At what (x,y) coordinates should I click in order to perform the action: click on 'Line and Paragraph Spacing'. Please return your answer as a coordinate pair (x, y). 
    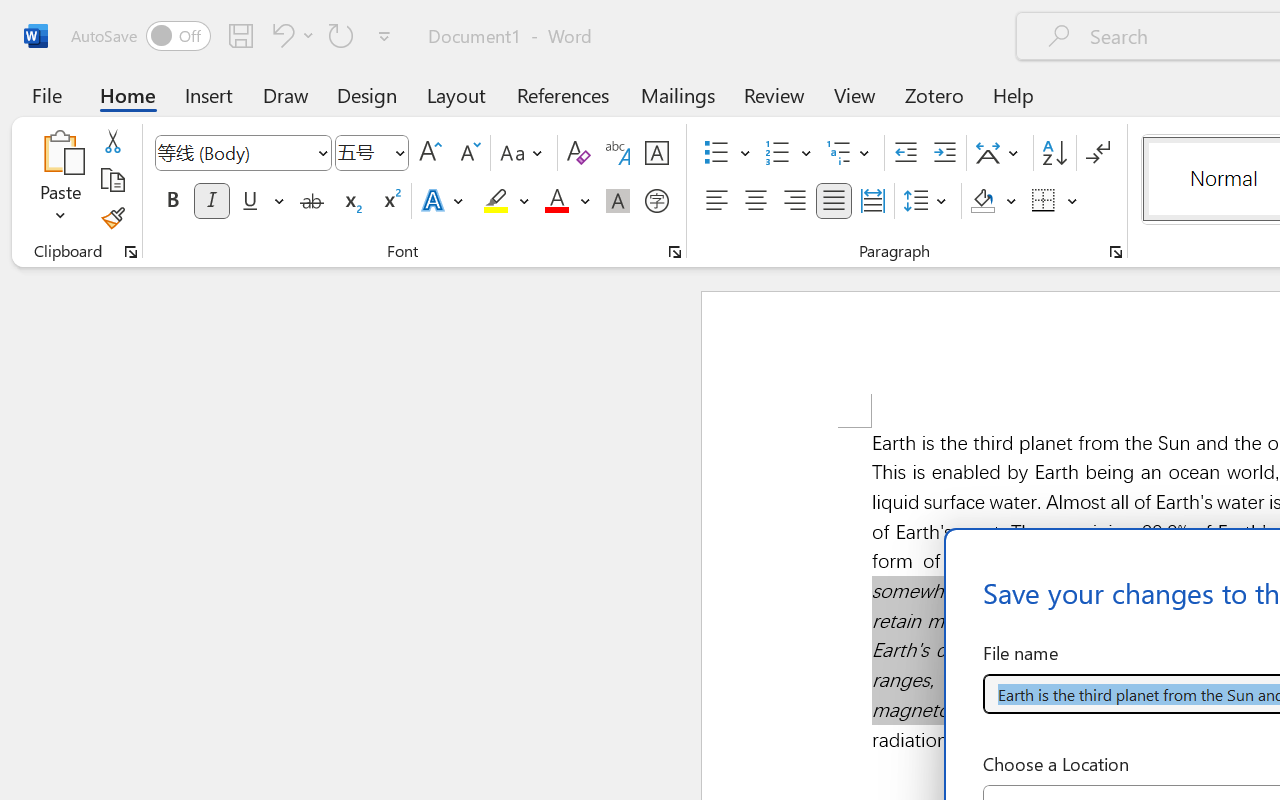
    Looking at the image, I should click on (927, 201).